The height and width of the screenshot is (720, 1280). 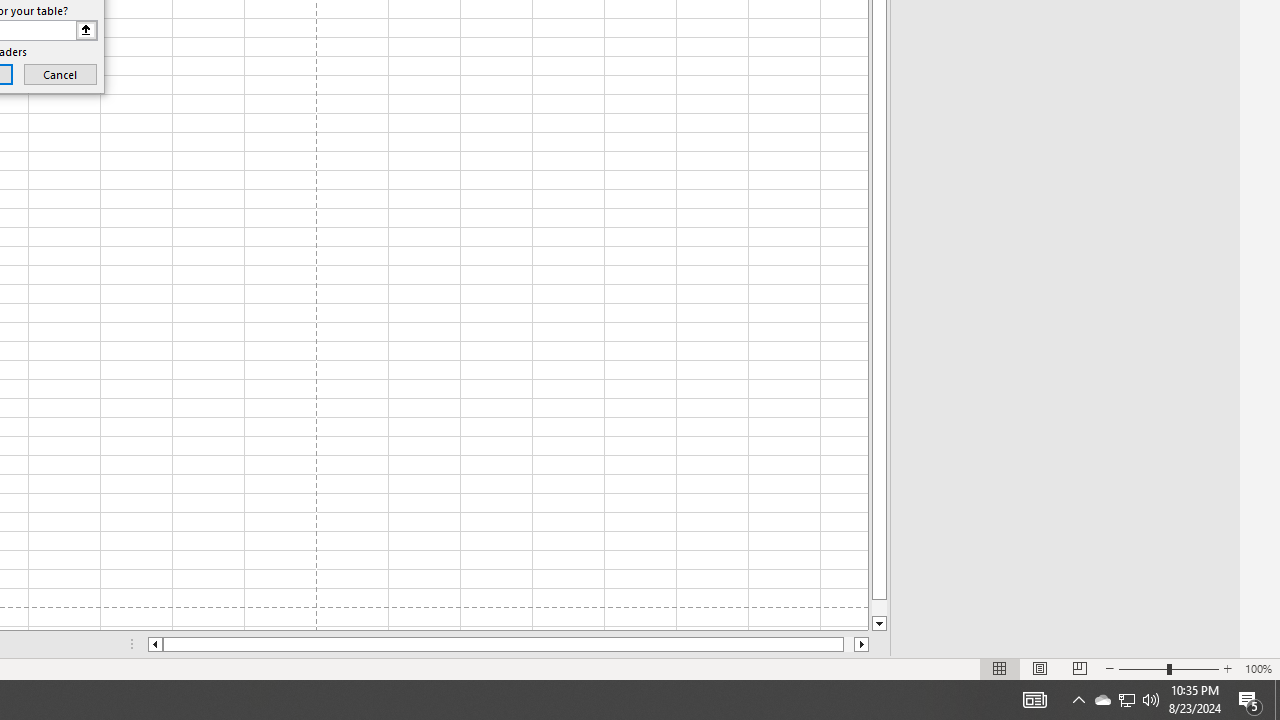 What do you see at coordinates (1000, 669) in the screenshot?
I see `'Normal'` at bounding box center [1000, 669].